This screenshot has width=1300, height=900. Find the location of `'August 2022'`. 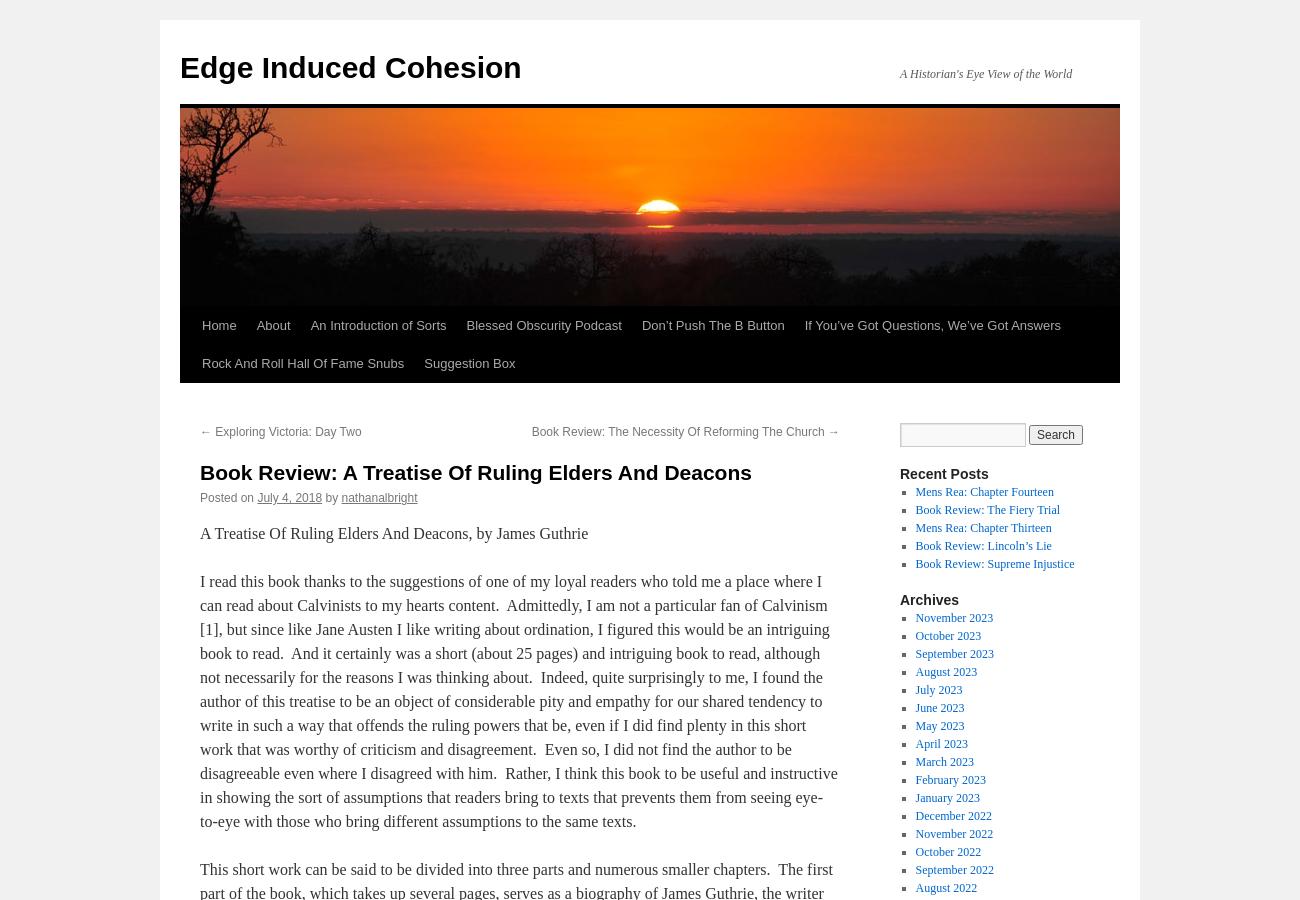

'August 2022' is located at coordinates (946, 888).